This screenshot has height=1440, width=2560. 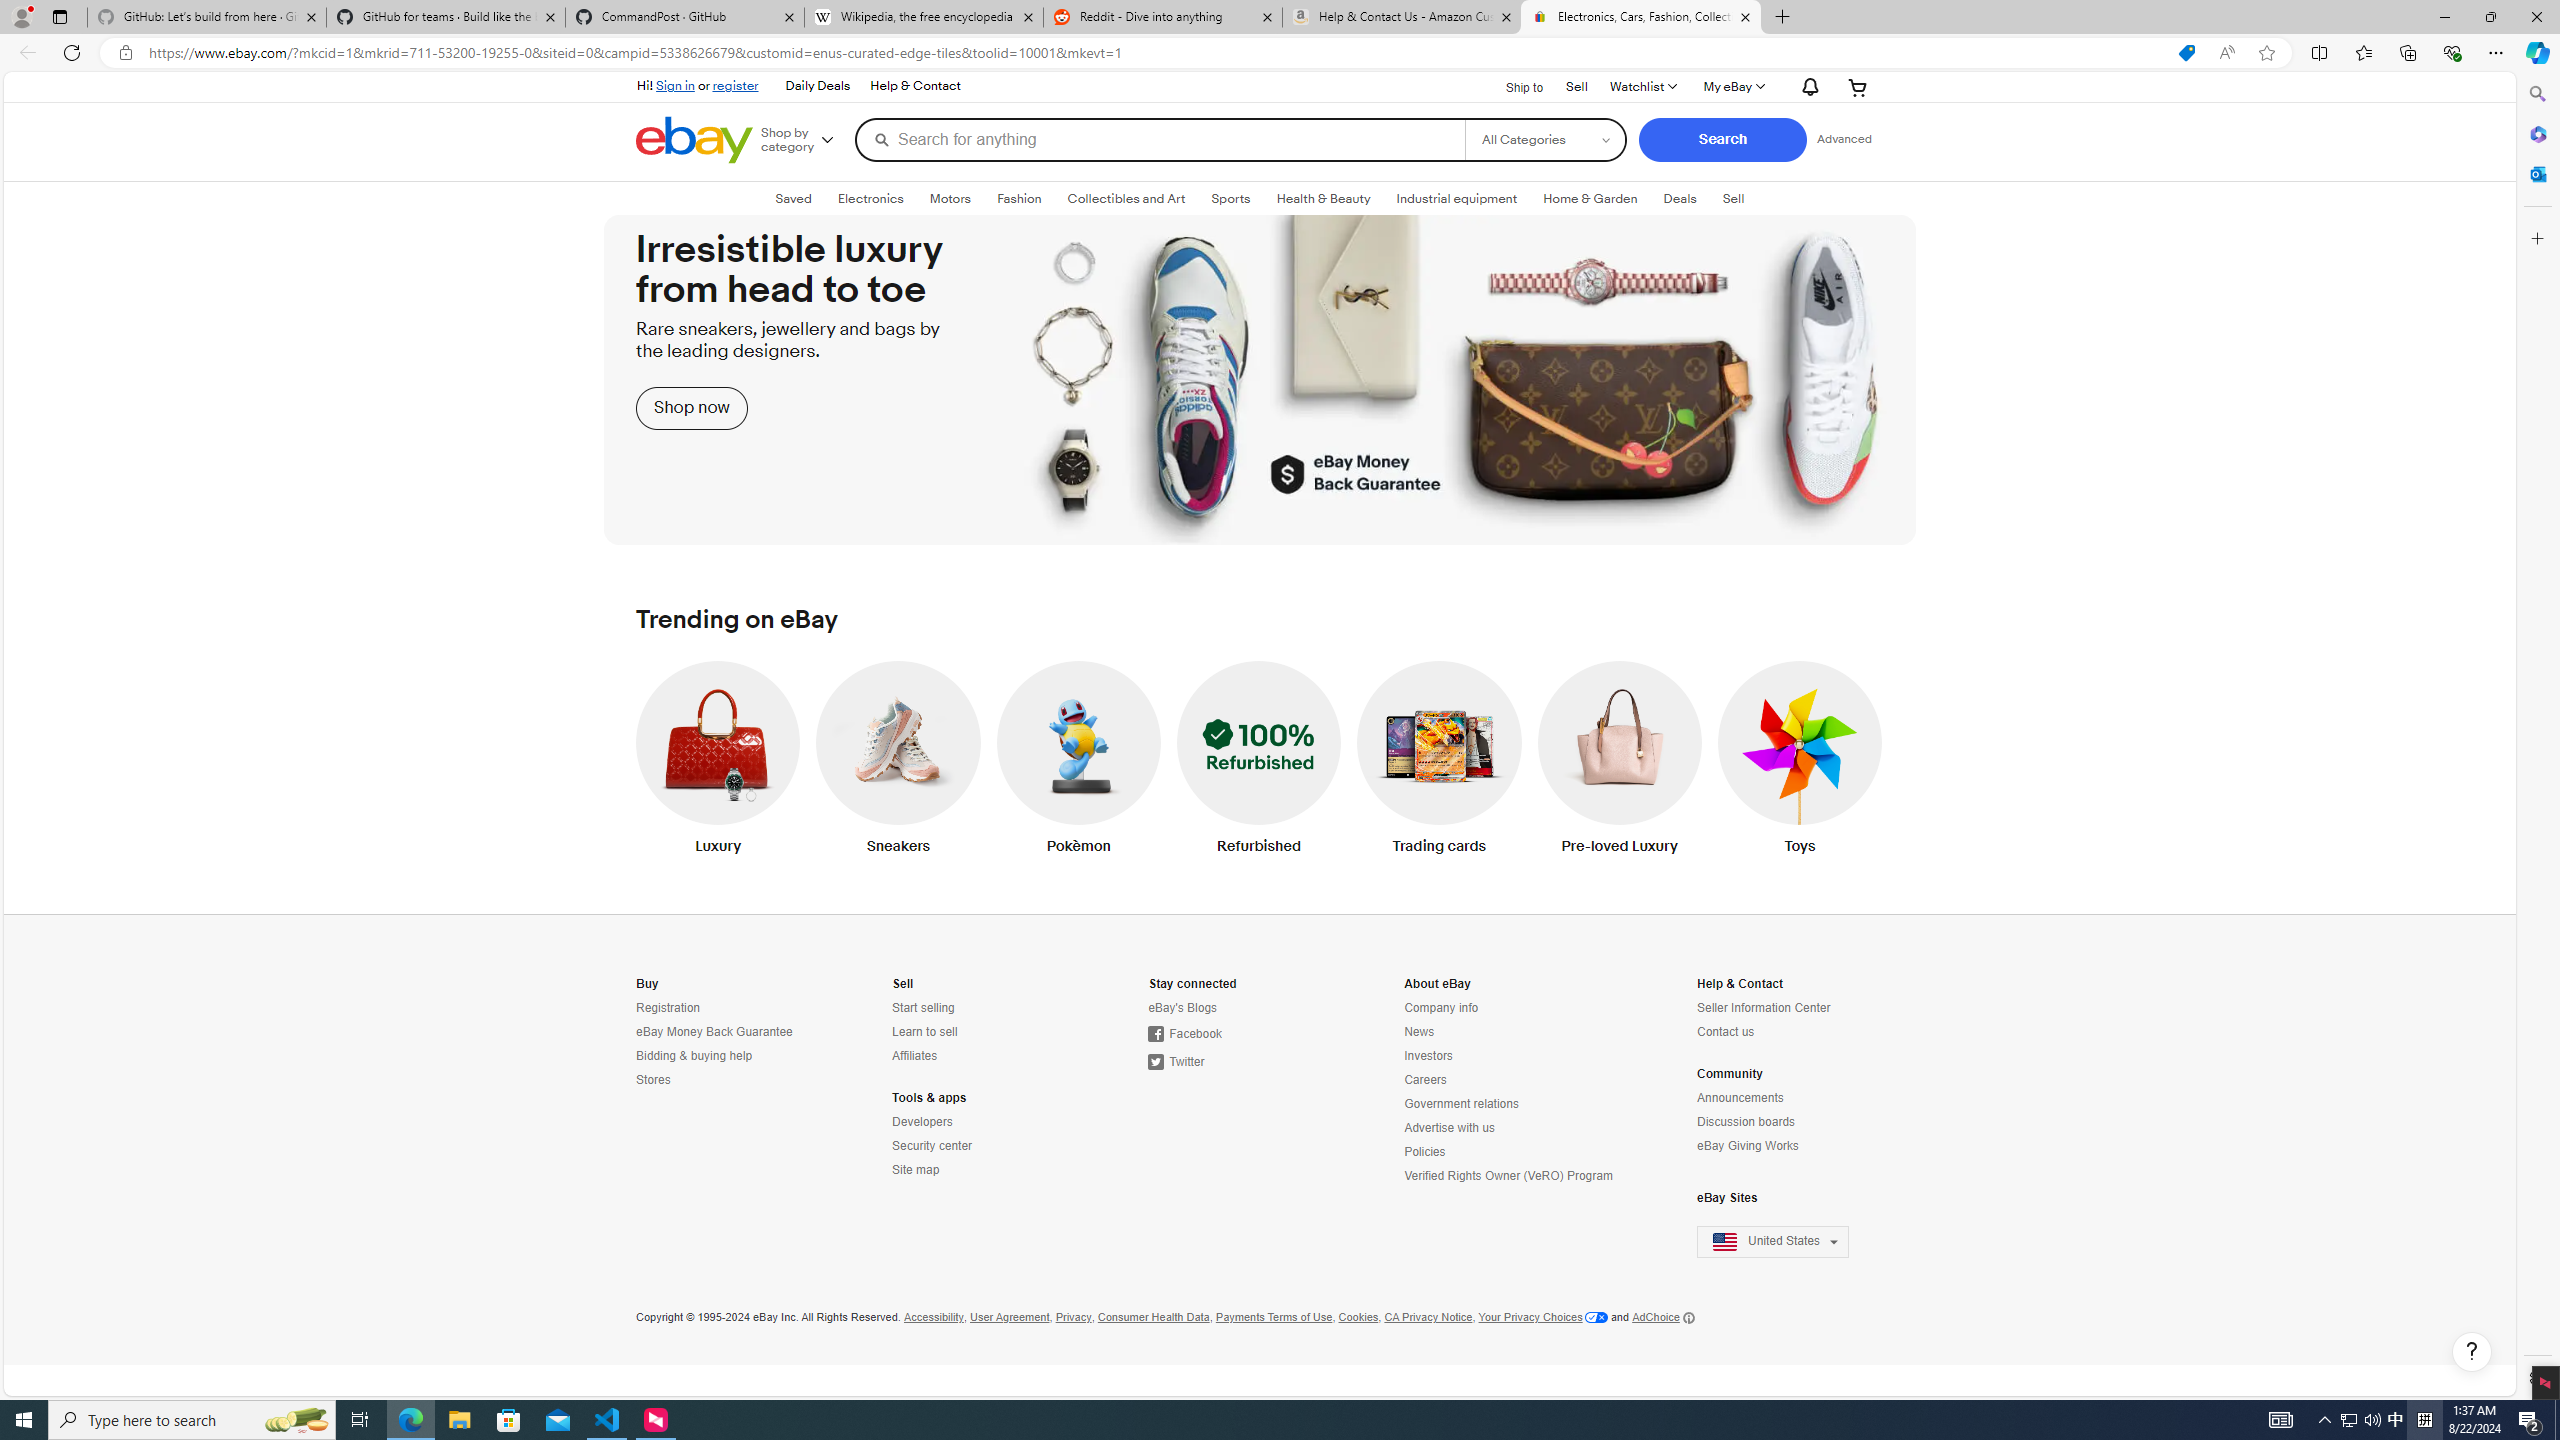 What do you see at coordinates (1785, 1098) in the screenshot?
I see `'Announcements'` at bounding box center [1785, 1098].